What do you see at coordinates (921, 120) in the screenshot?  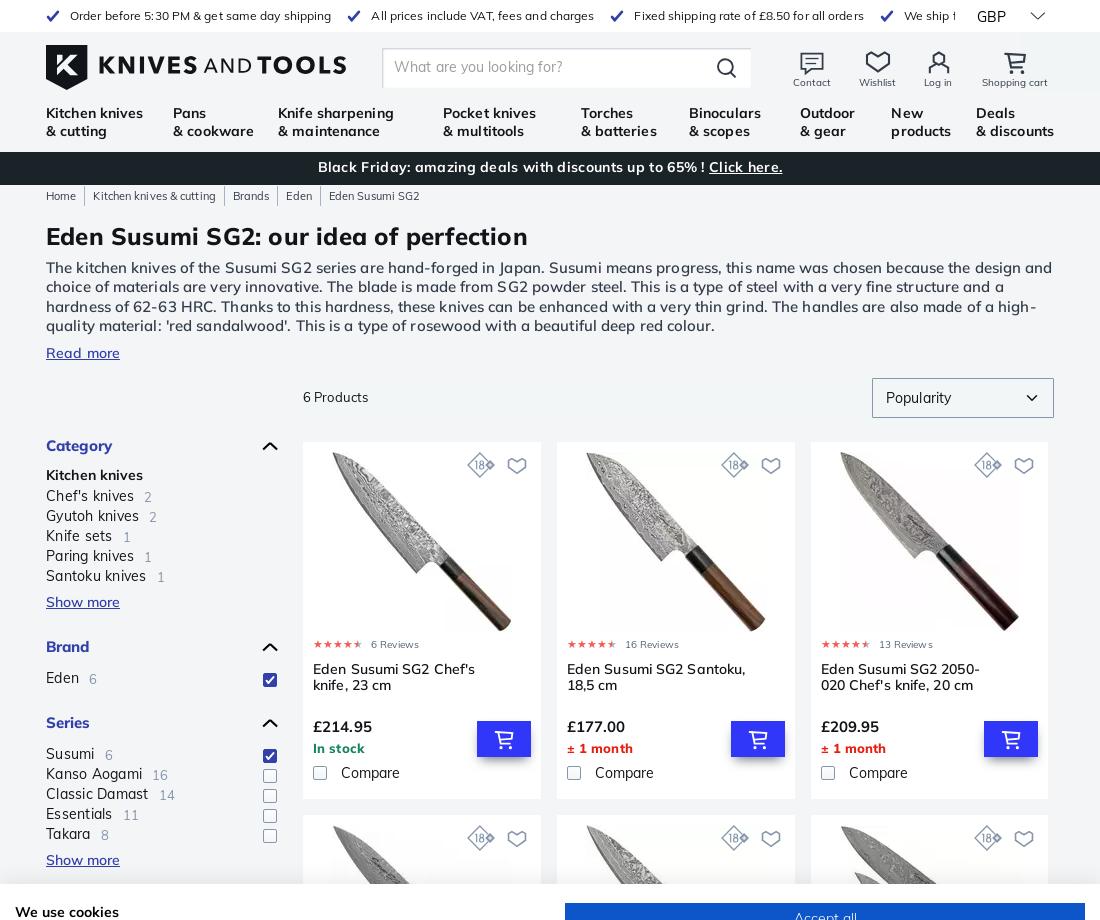 I see `'New products'` at bounding box center [921, 120].